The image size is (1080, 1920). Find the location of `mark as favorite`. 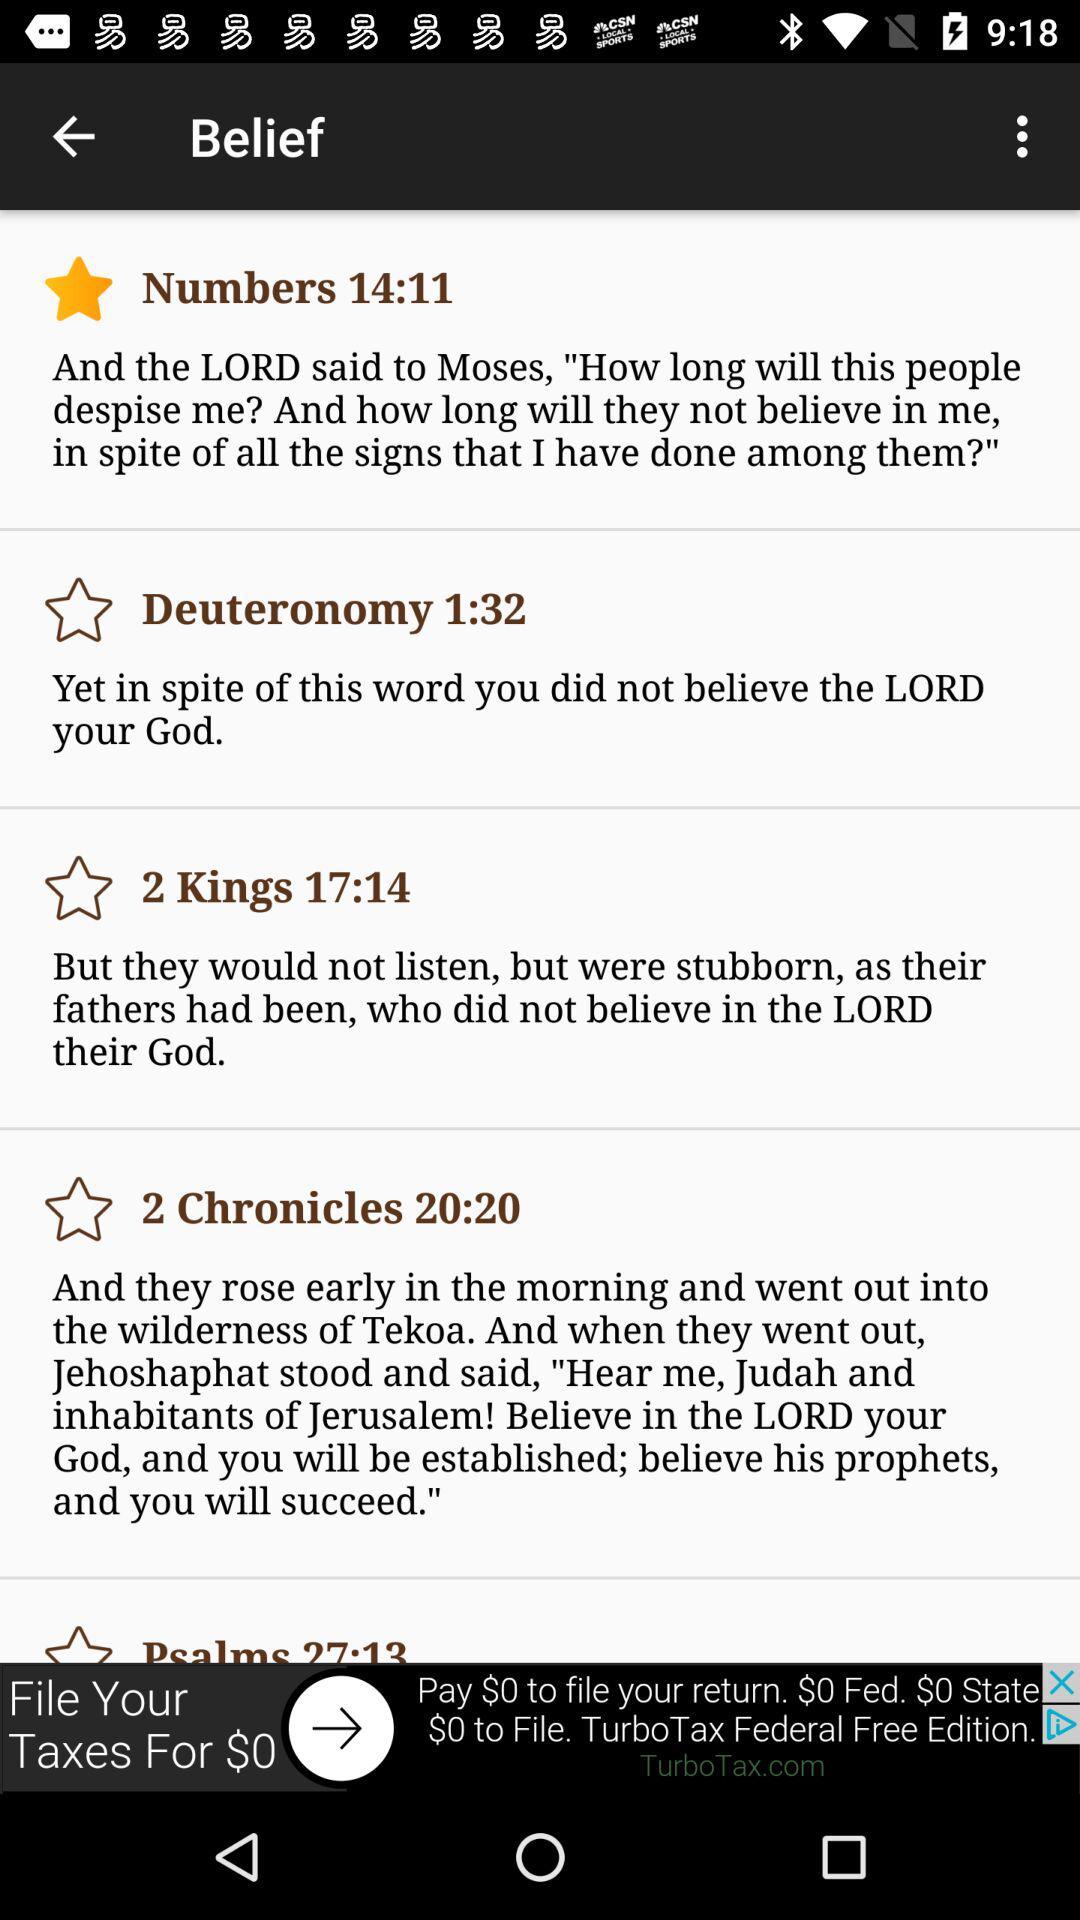

mark as favorite is located at coordinates (77, 608).